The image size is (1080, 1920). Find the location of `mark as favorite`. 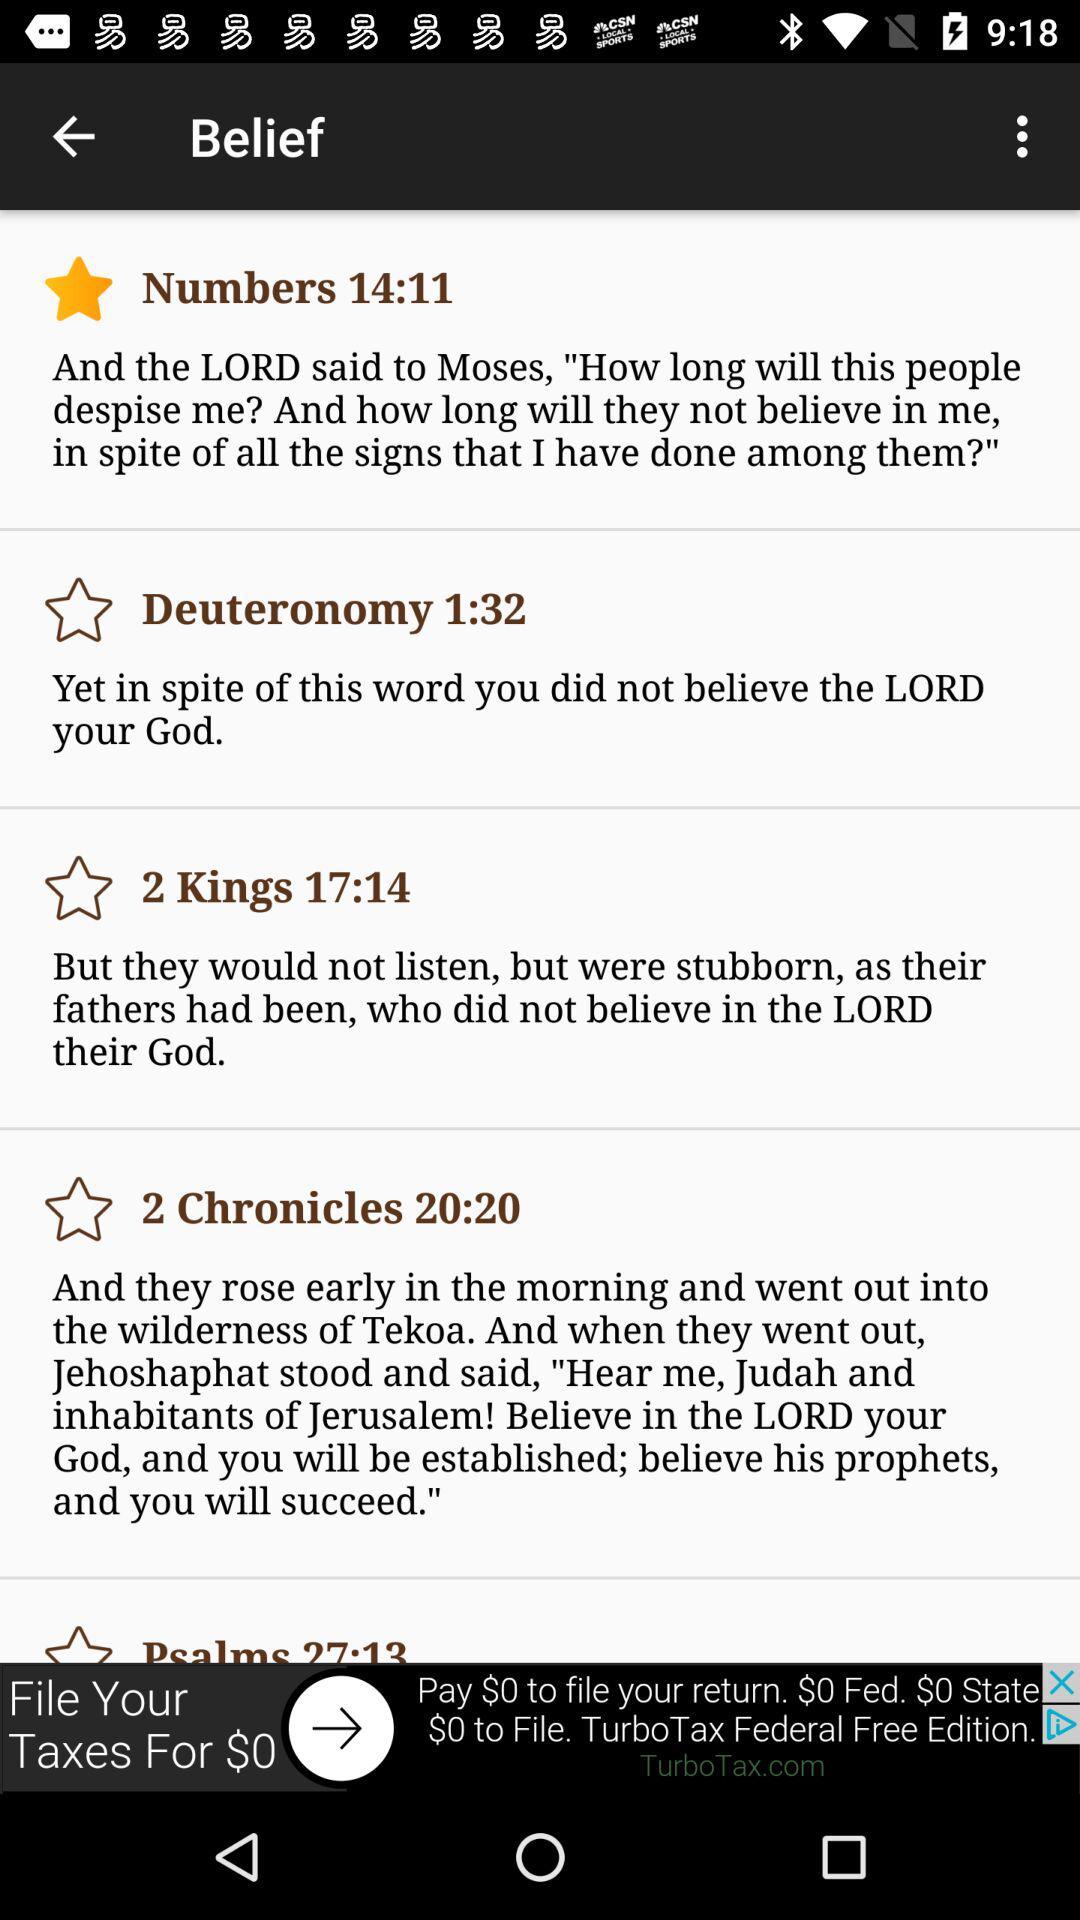

mark as favorite is located at coordinates (77, 608).